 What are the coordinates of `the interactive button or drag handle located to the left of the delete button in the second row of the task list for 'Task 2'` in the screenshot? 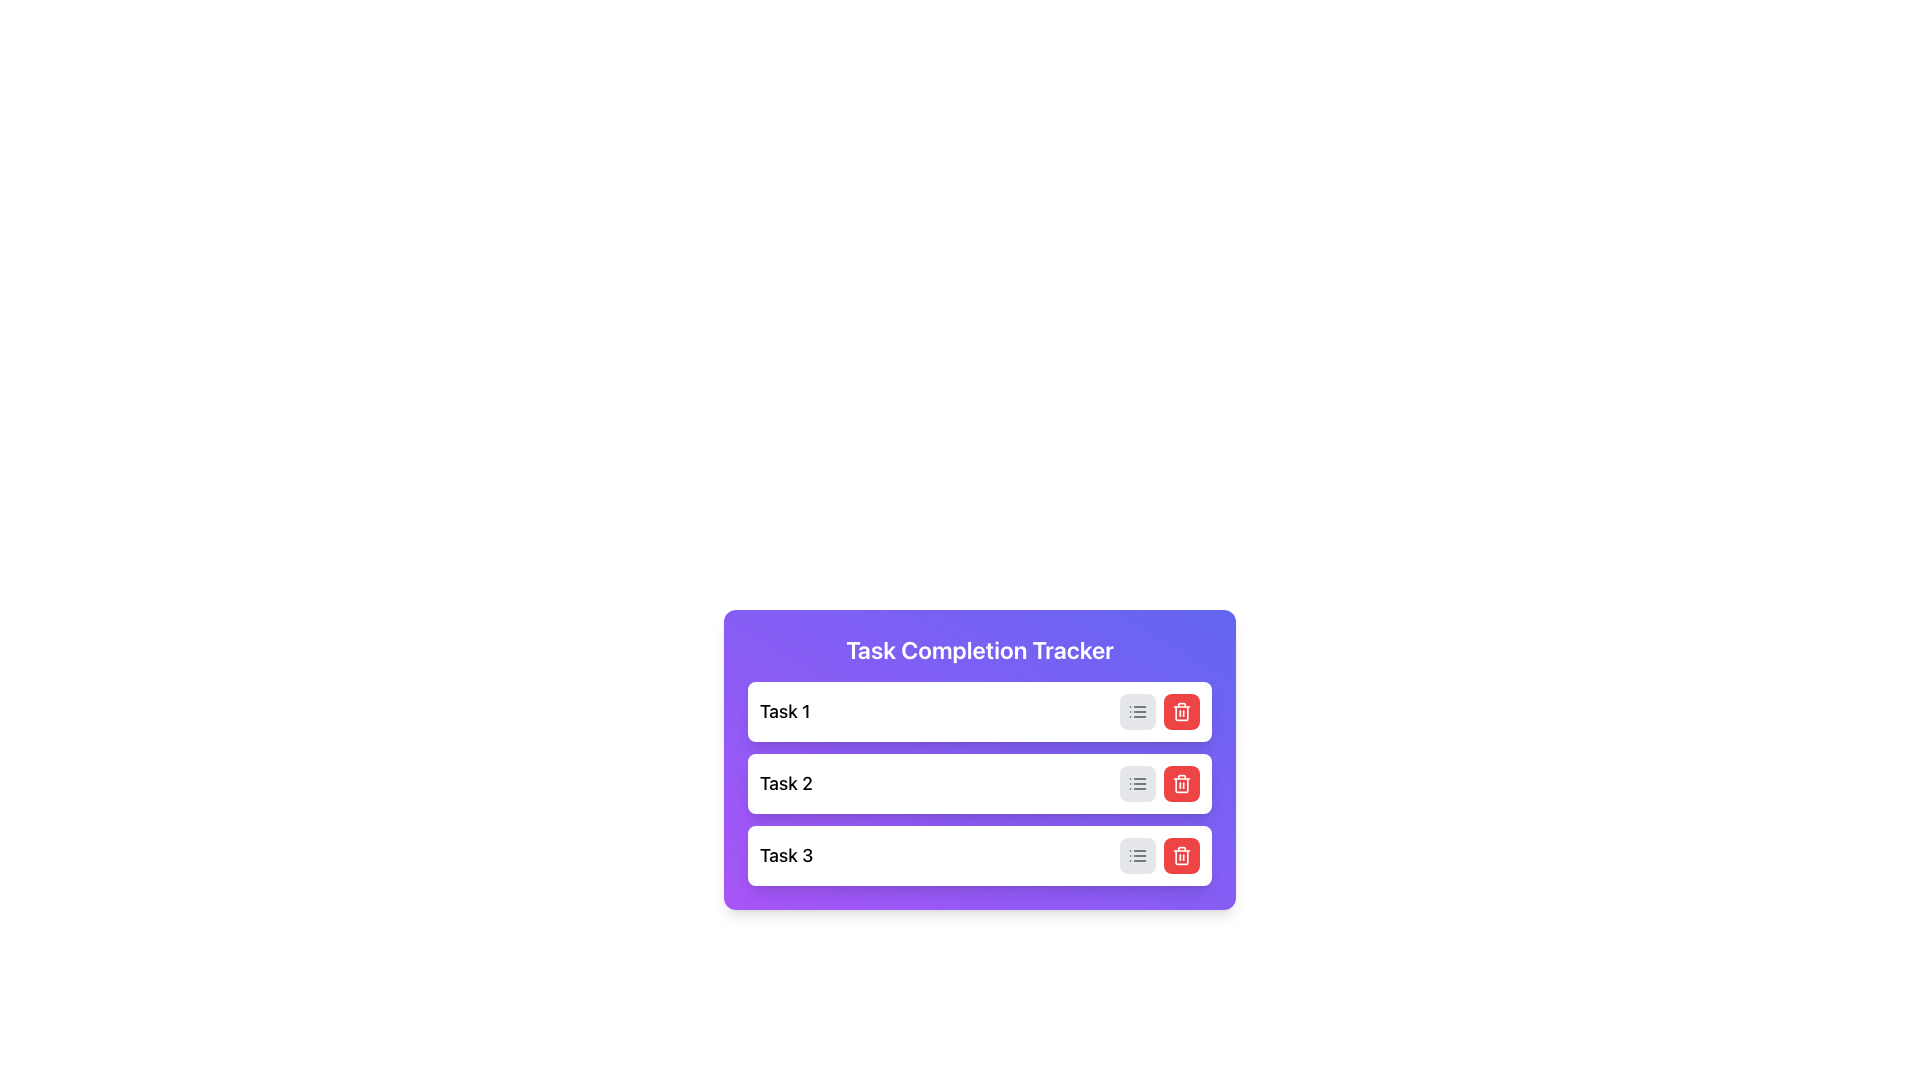 It's located at (1137, 782).